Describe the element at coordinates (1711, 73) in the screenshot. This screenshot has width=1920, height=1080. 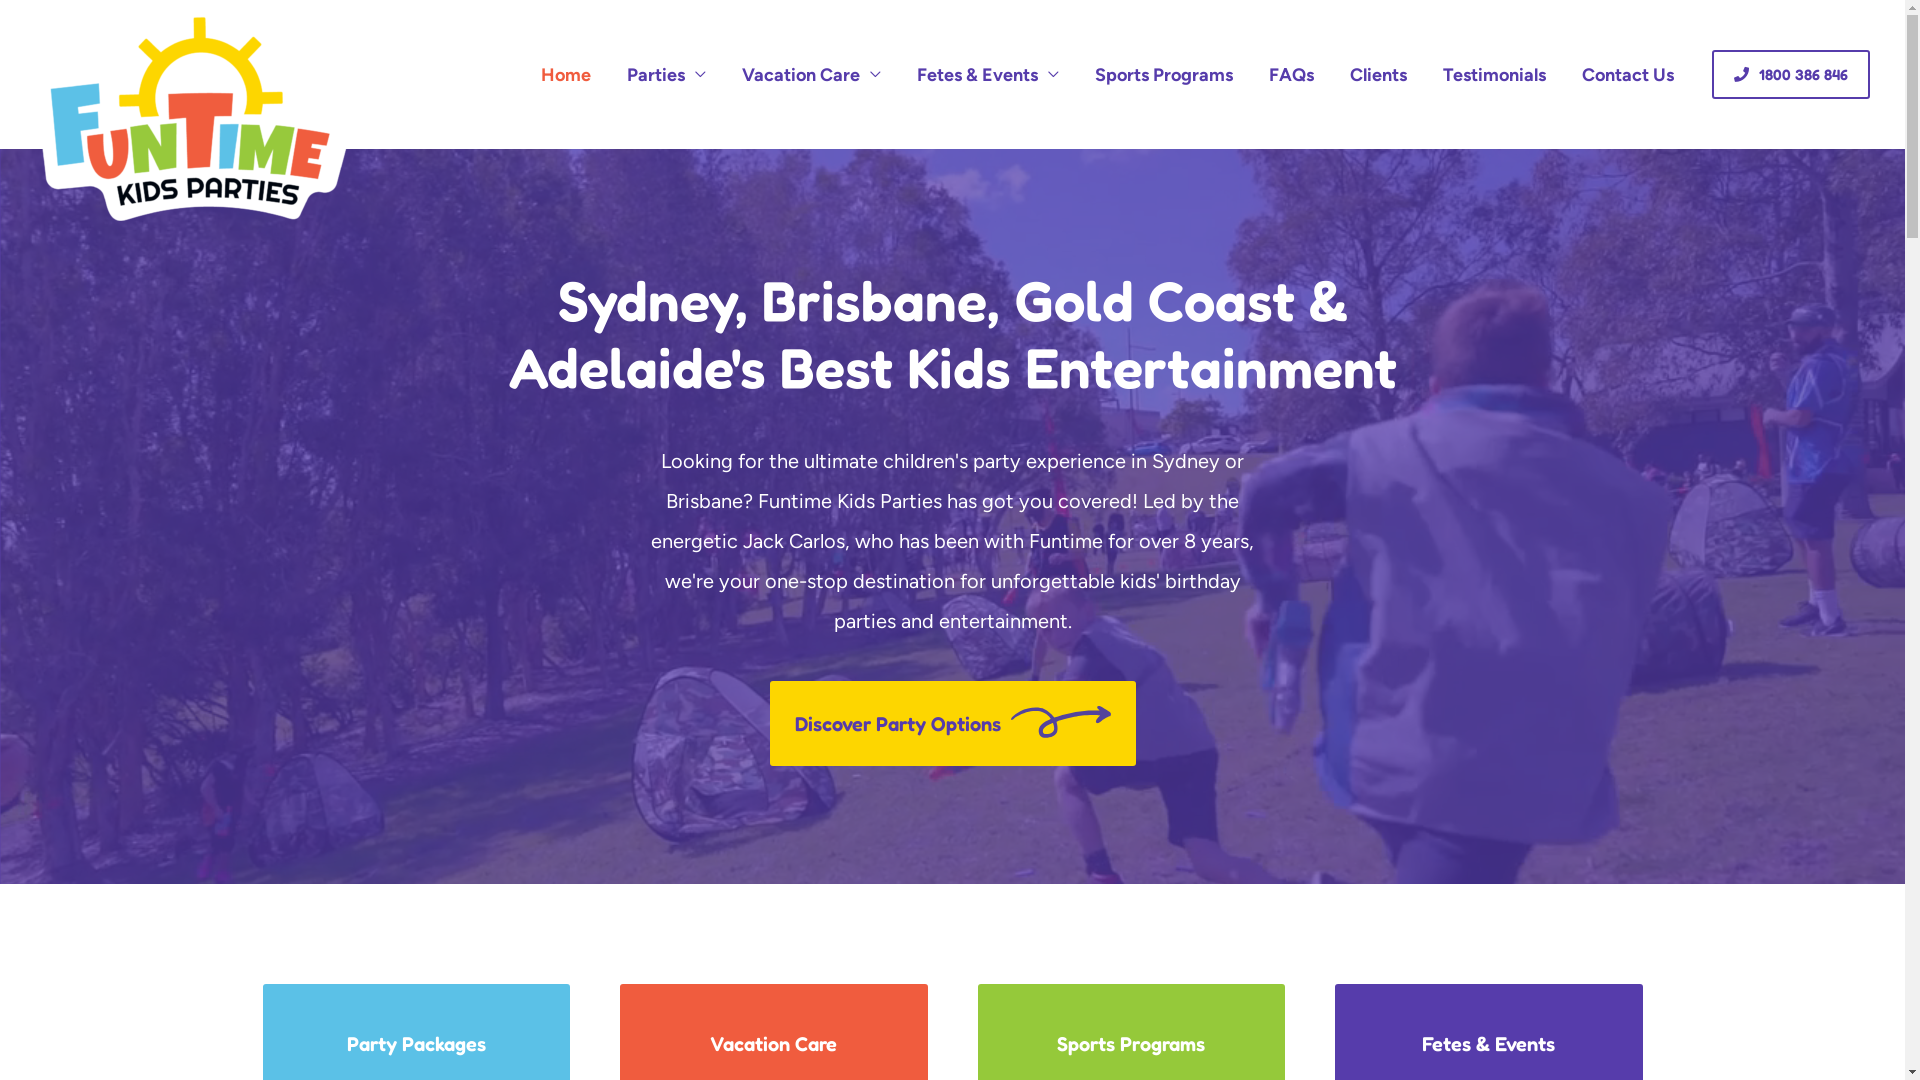
I see `'1800 386 846'` at that location.